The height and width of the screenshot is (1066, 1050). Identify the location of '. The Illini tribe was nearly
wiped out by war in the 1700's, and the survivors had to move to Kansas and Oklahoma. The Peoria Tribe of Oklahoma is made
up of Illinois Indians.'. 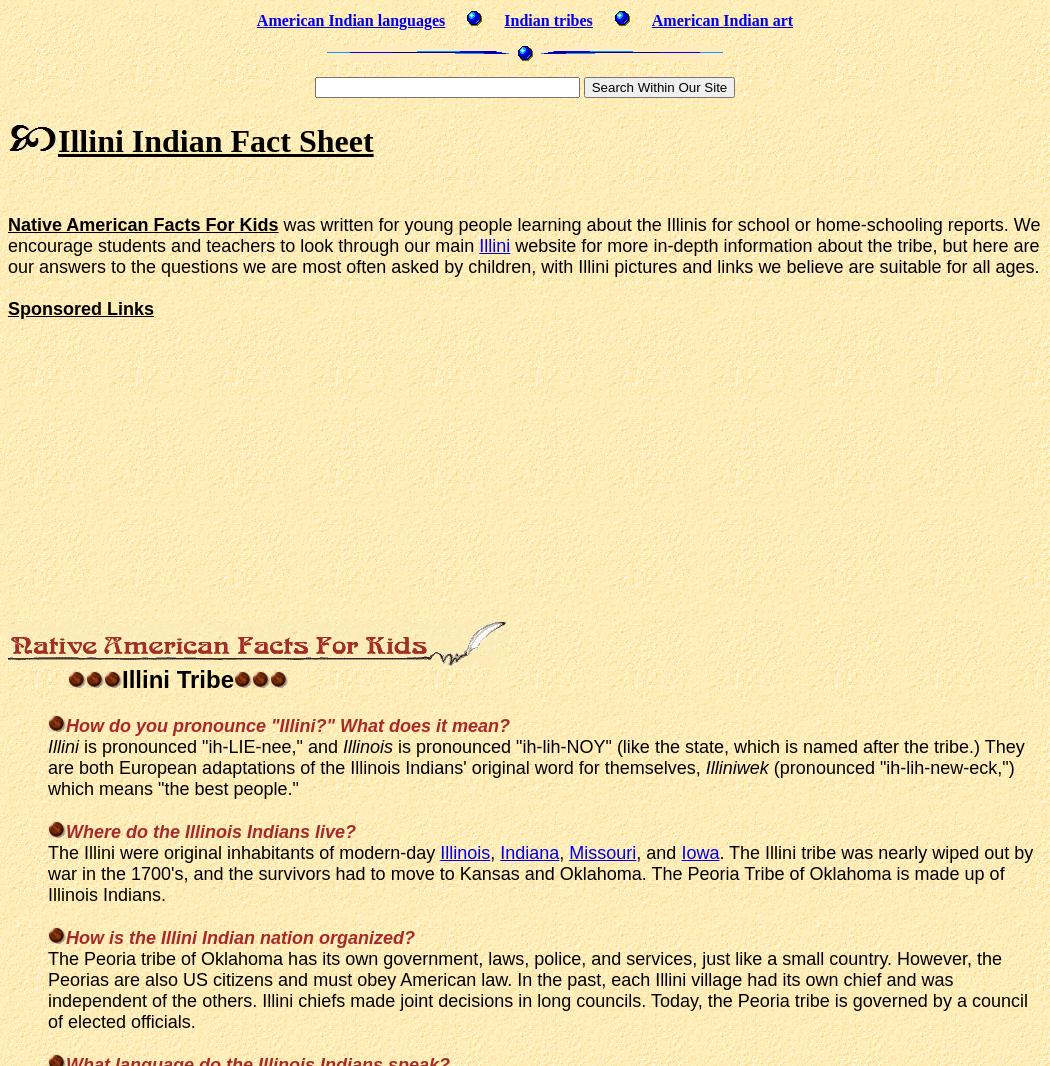
(540, 872).